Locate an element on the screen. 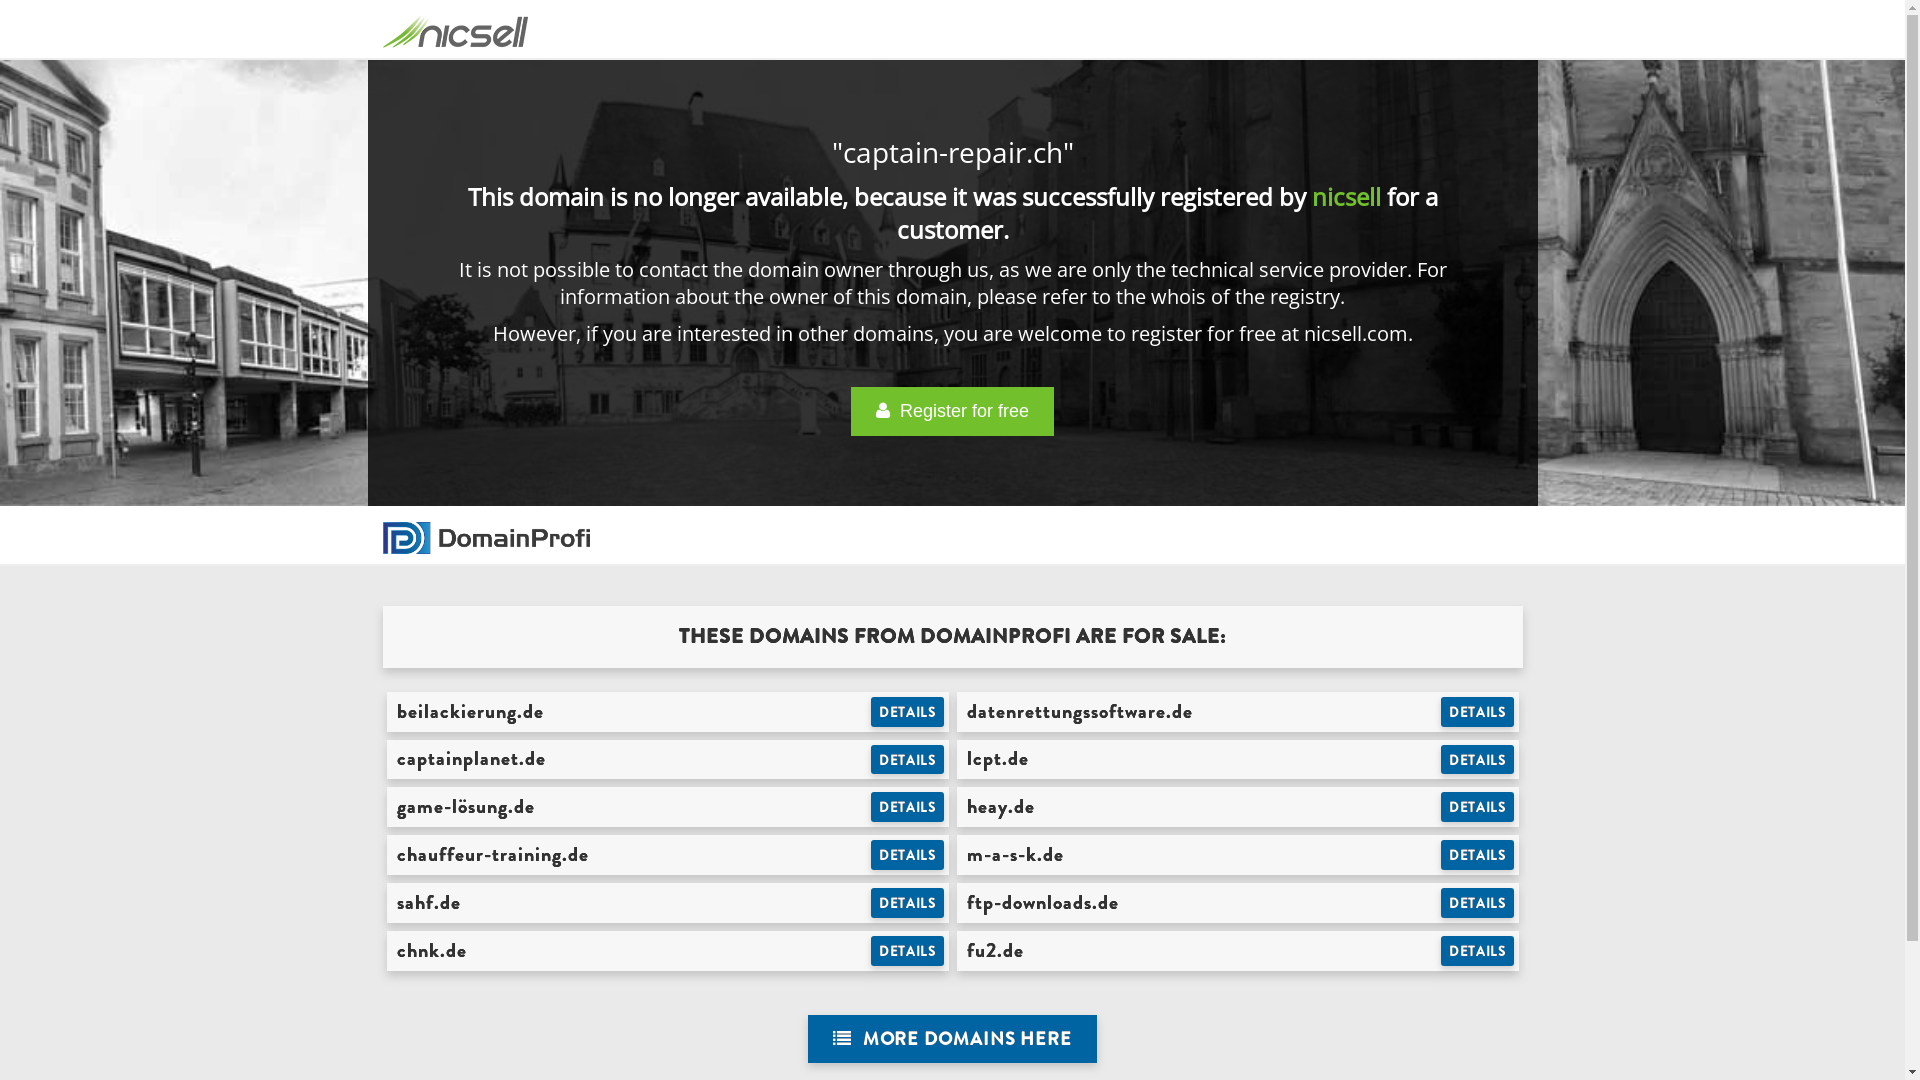  'DETAILS' is located at coordinates (870, 759).